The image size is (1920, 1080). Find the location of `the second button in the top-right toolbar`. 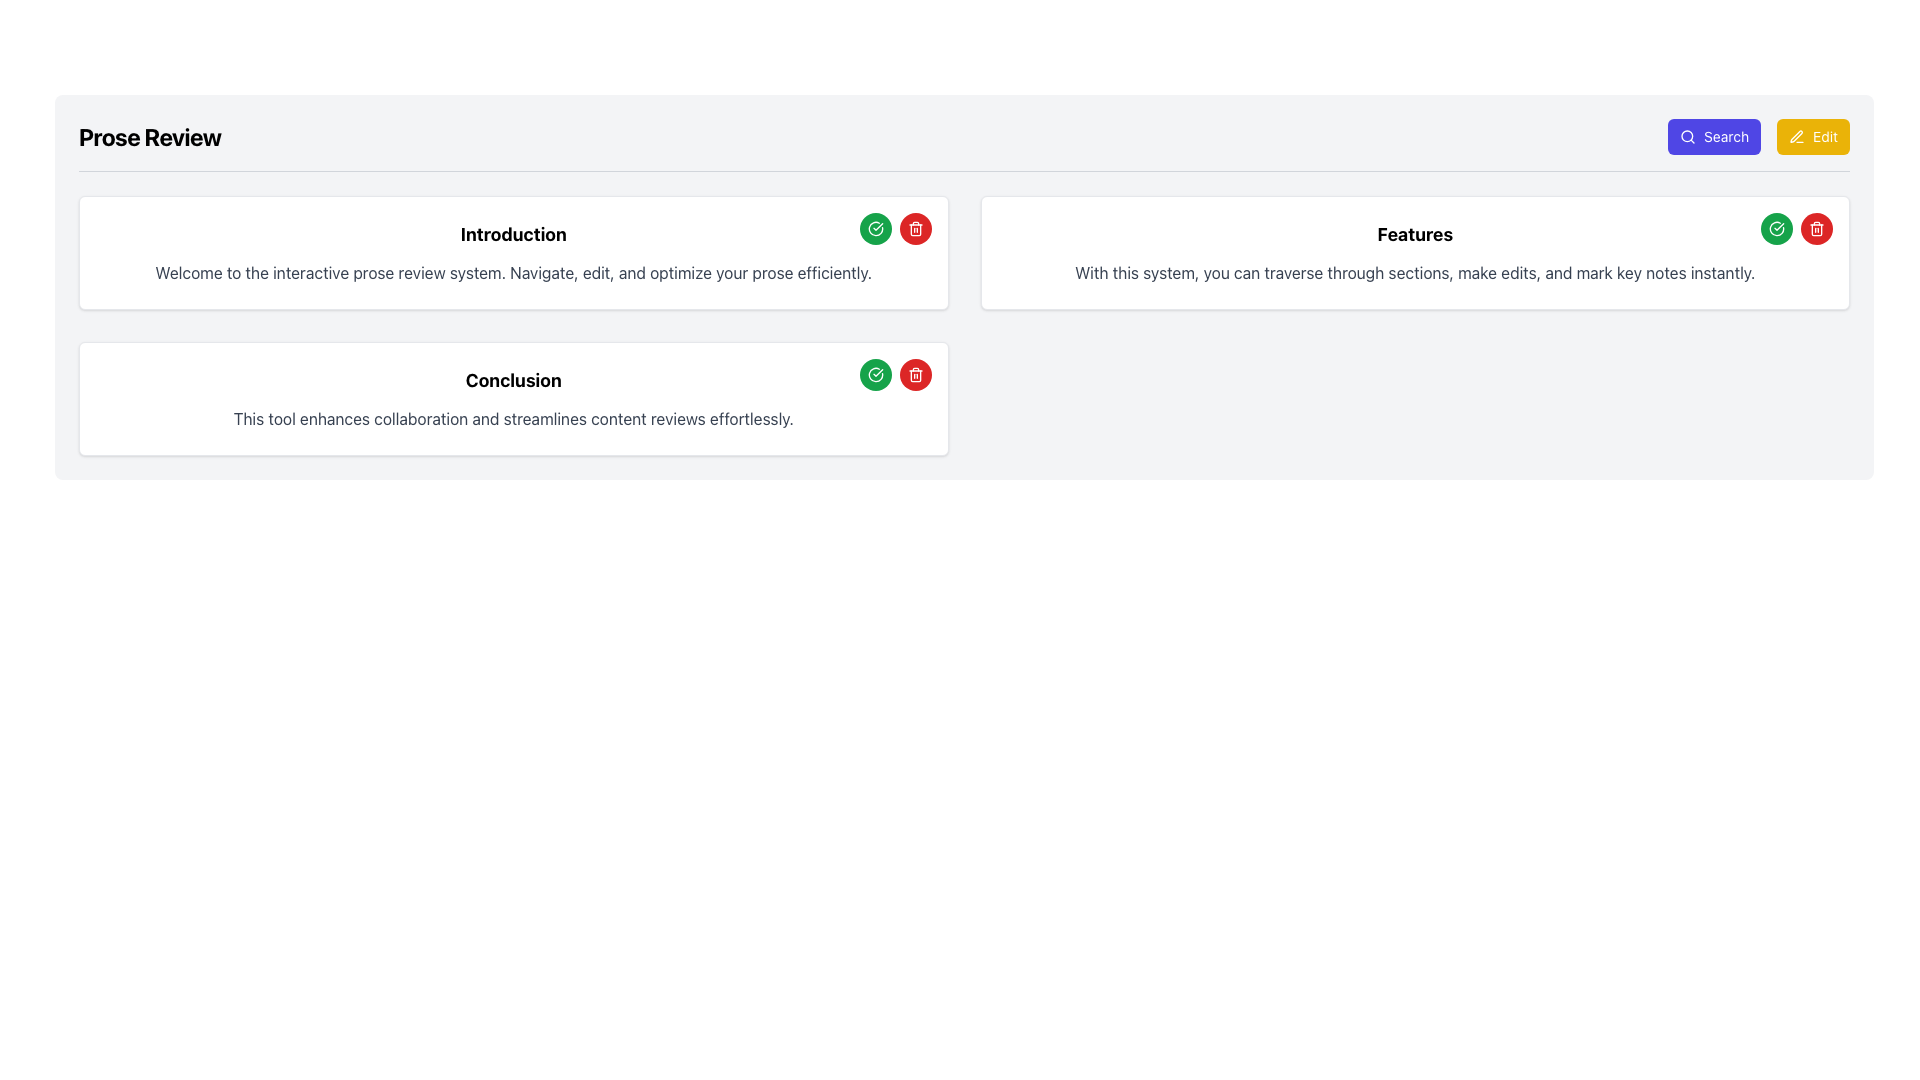

the second button in the top-right toolbar is located at coordinates (1813, 136).